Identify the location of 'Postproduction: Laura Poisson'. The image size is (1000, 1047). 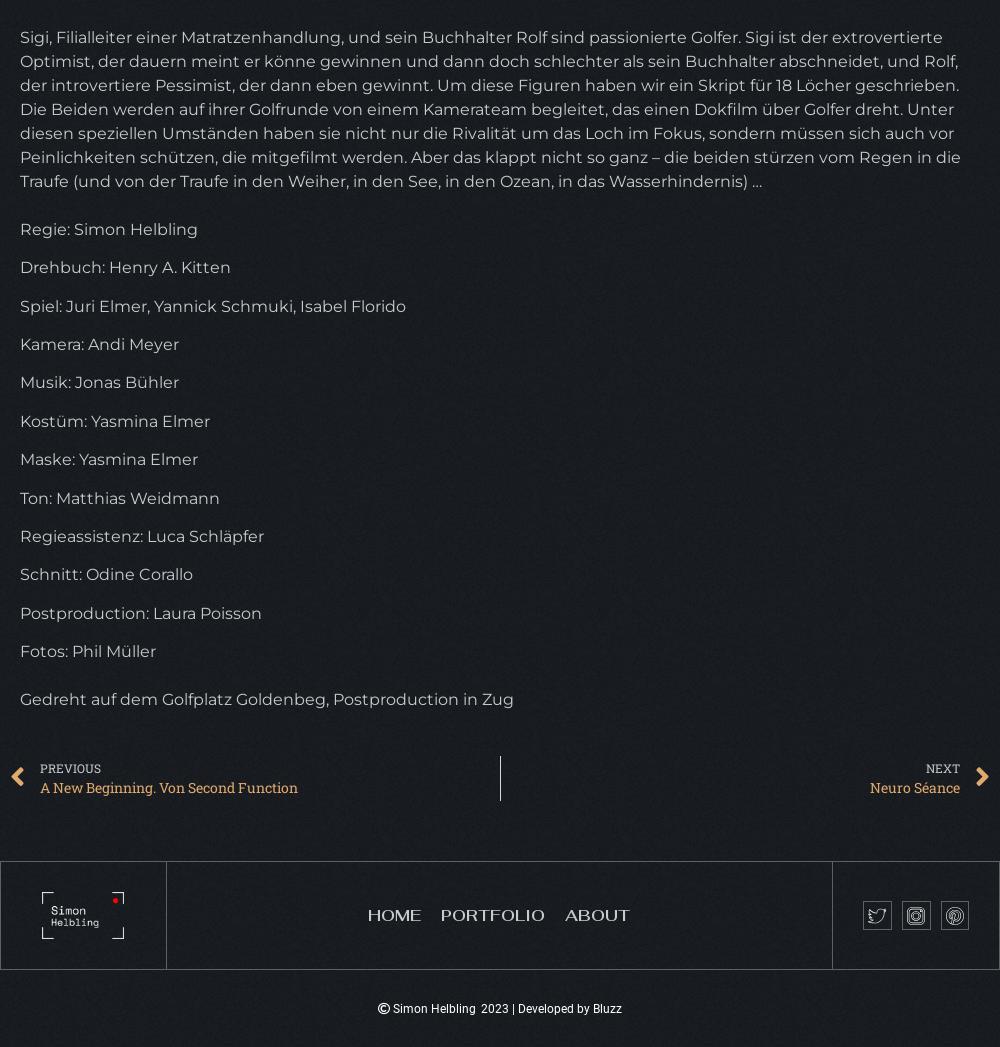
(141, 611).